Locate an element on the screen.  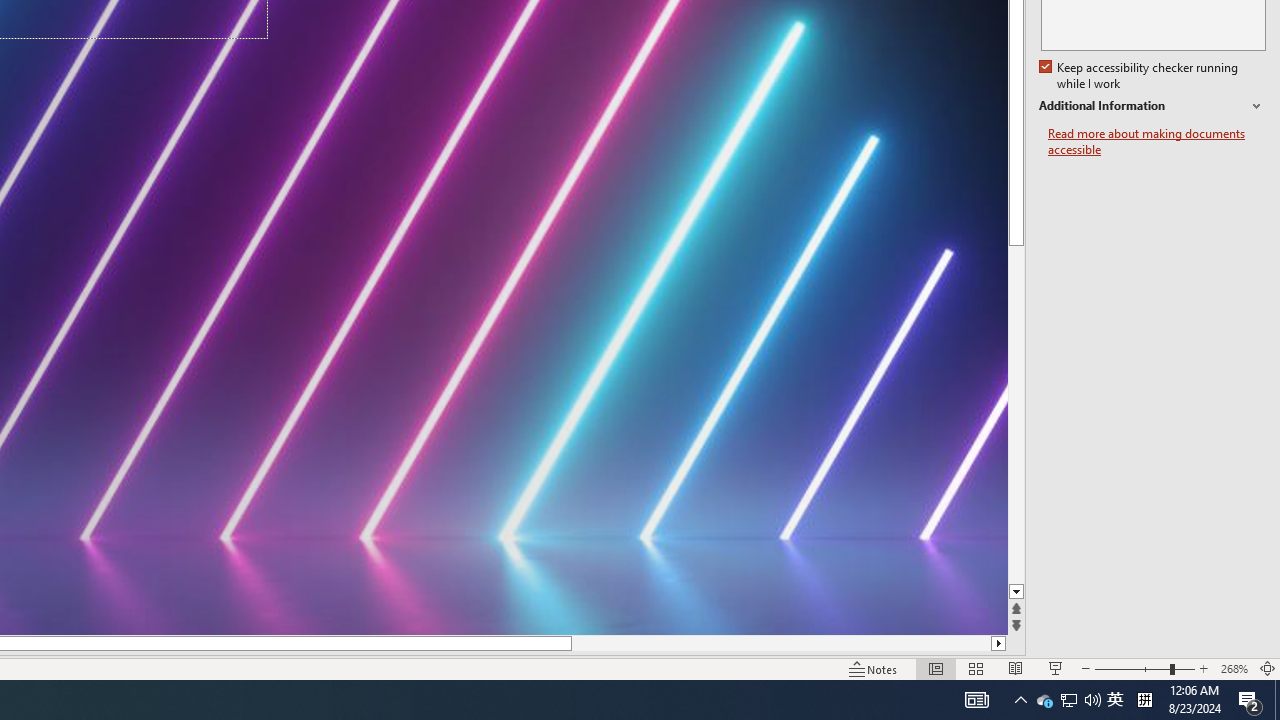
'Notes ' is located at coordinates (874, 669).